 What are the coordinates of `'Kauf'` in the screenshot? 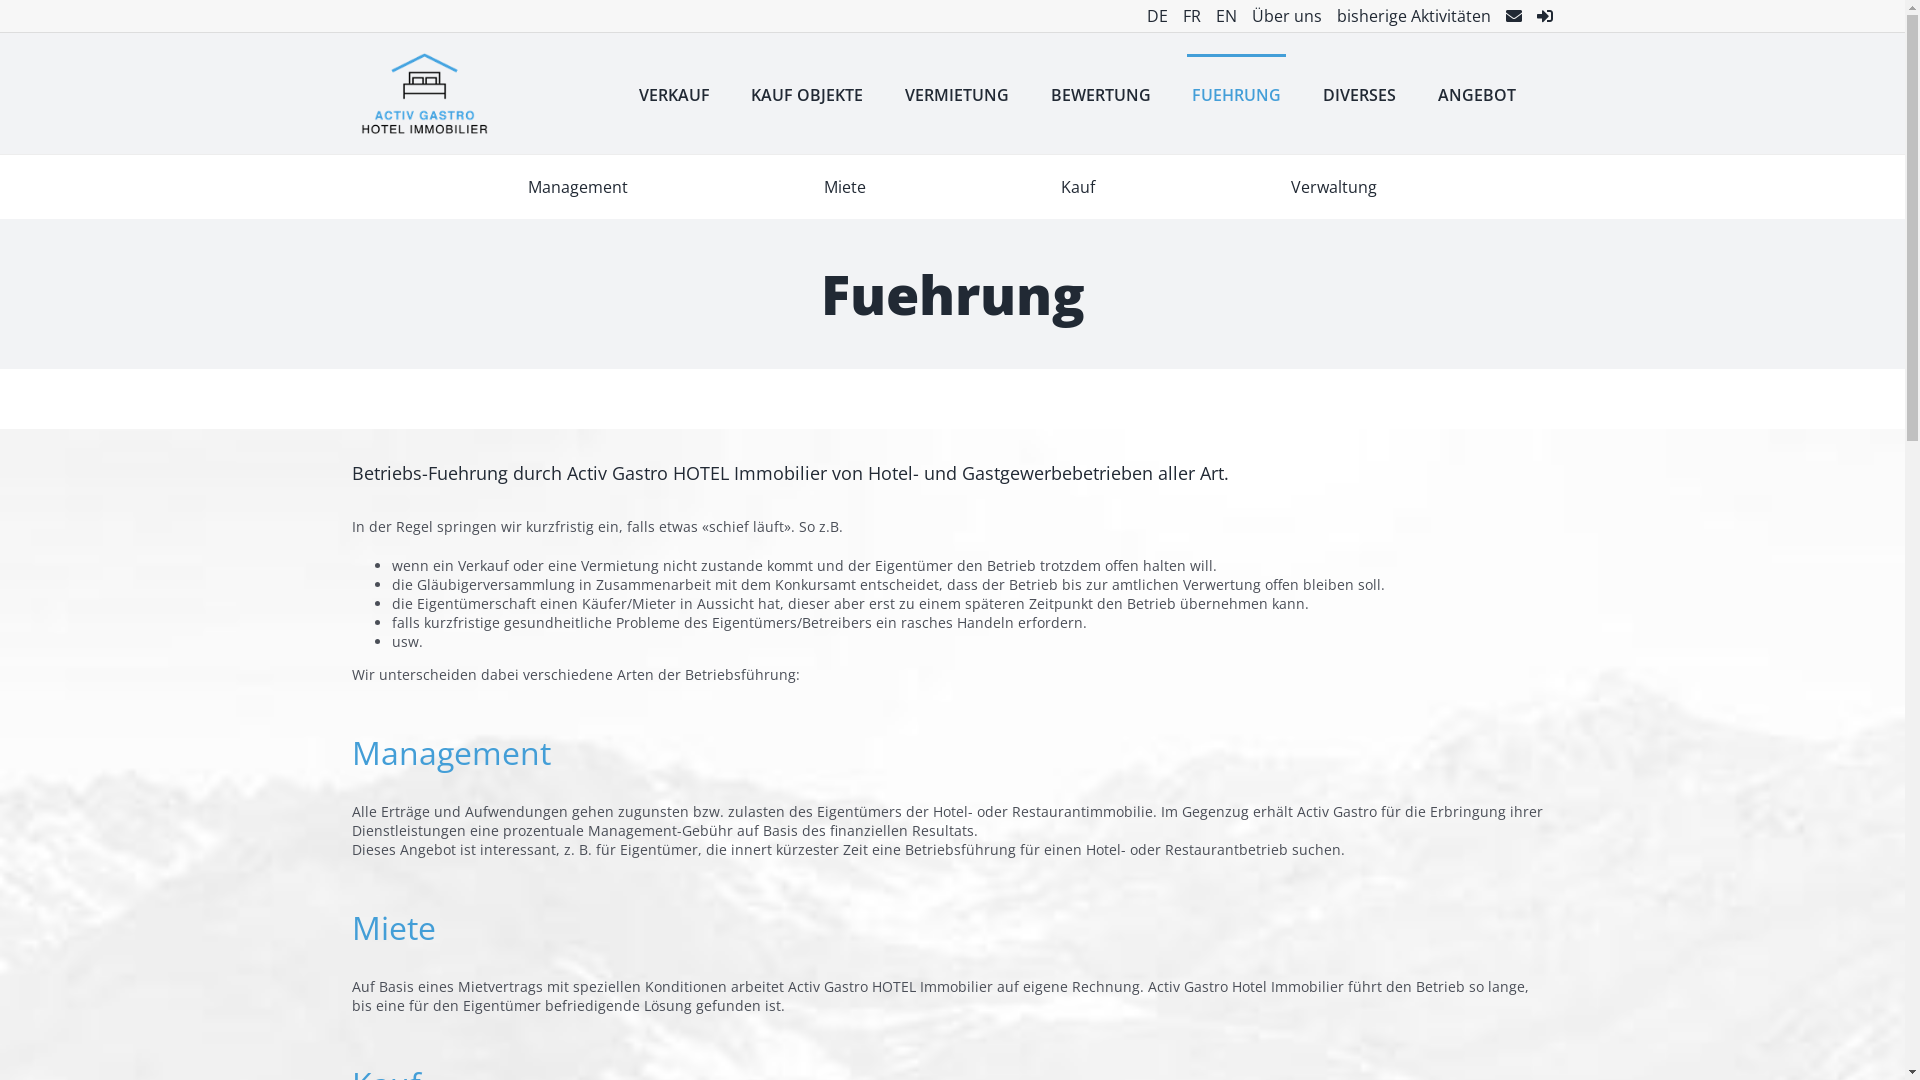 It's located at (1040, 186).